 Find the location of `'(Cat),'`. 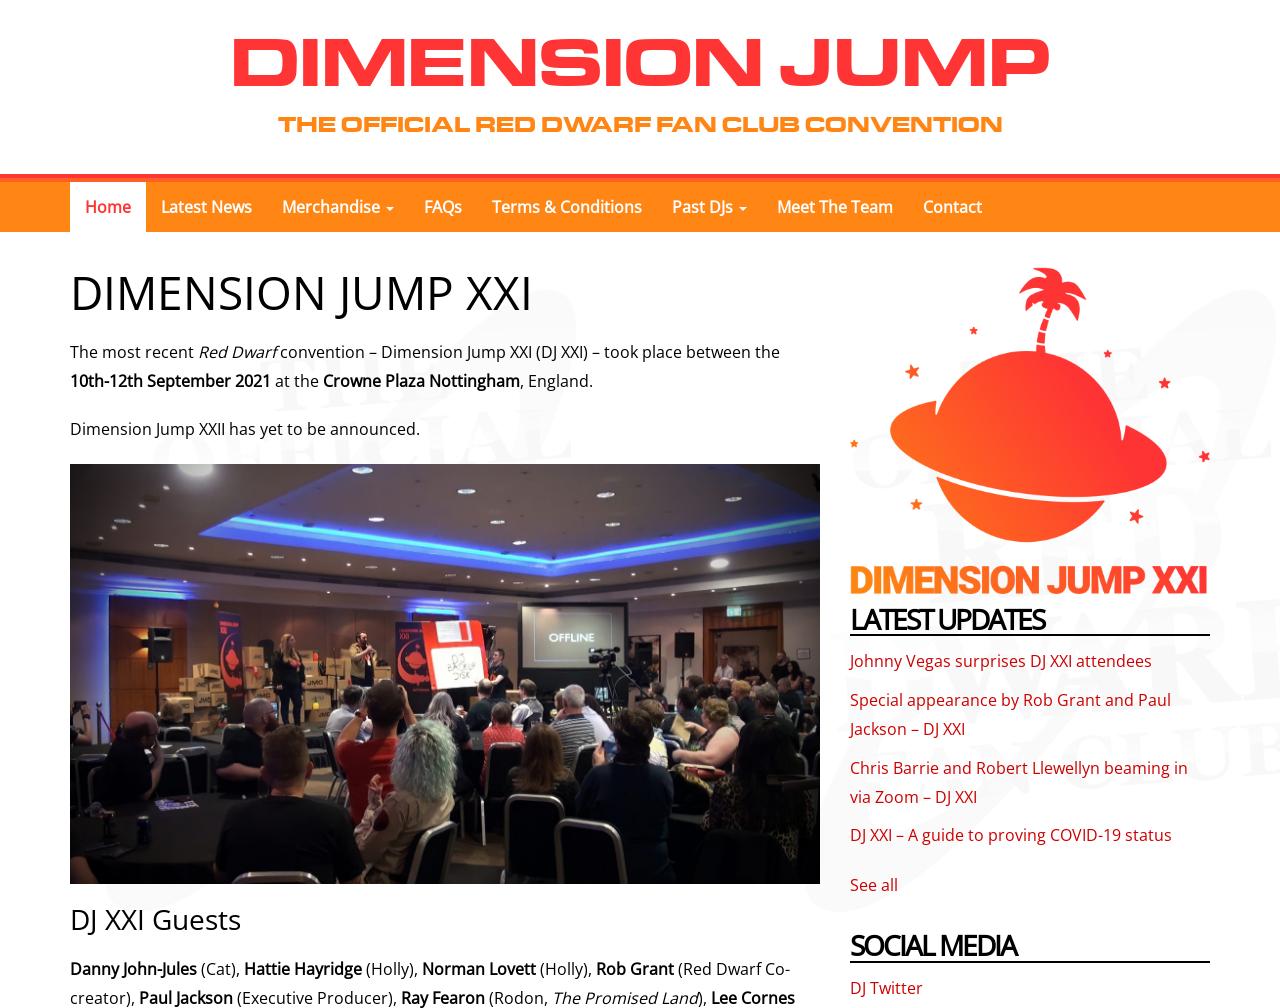

'(Cat),' is located at coordinates (220, 967).